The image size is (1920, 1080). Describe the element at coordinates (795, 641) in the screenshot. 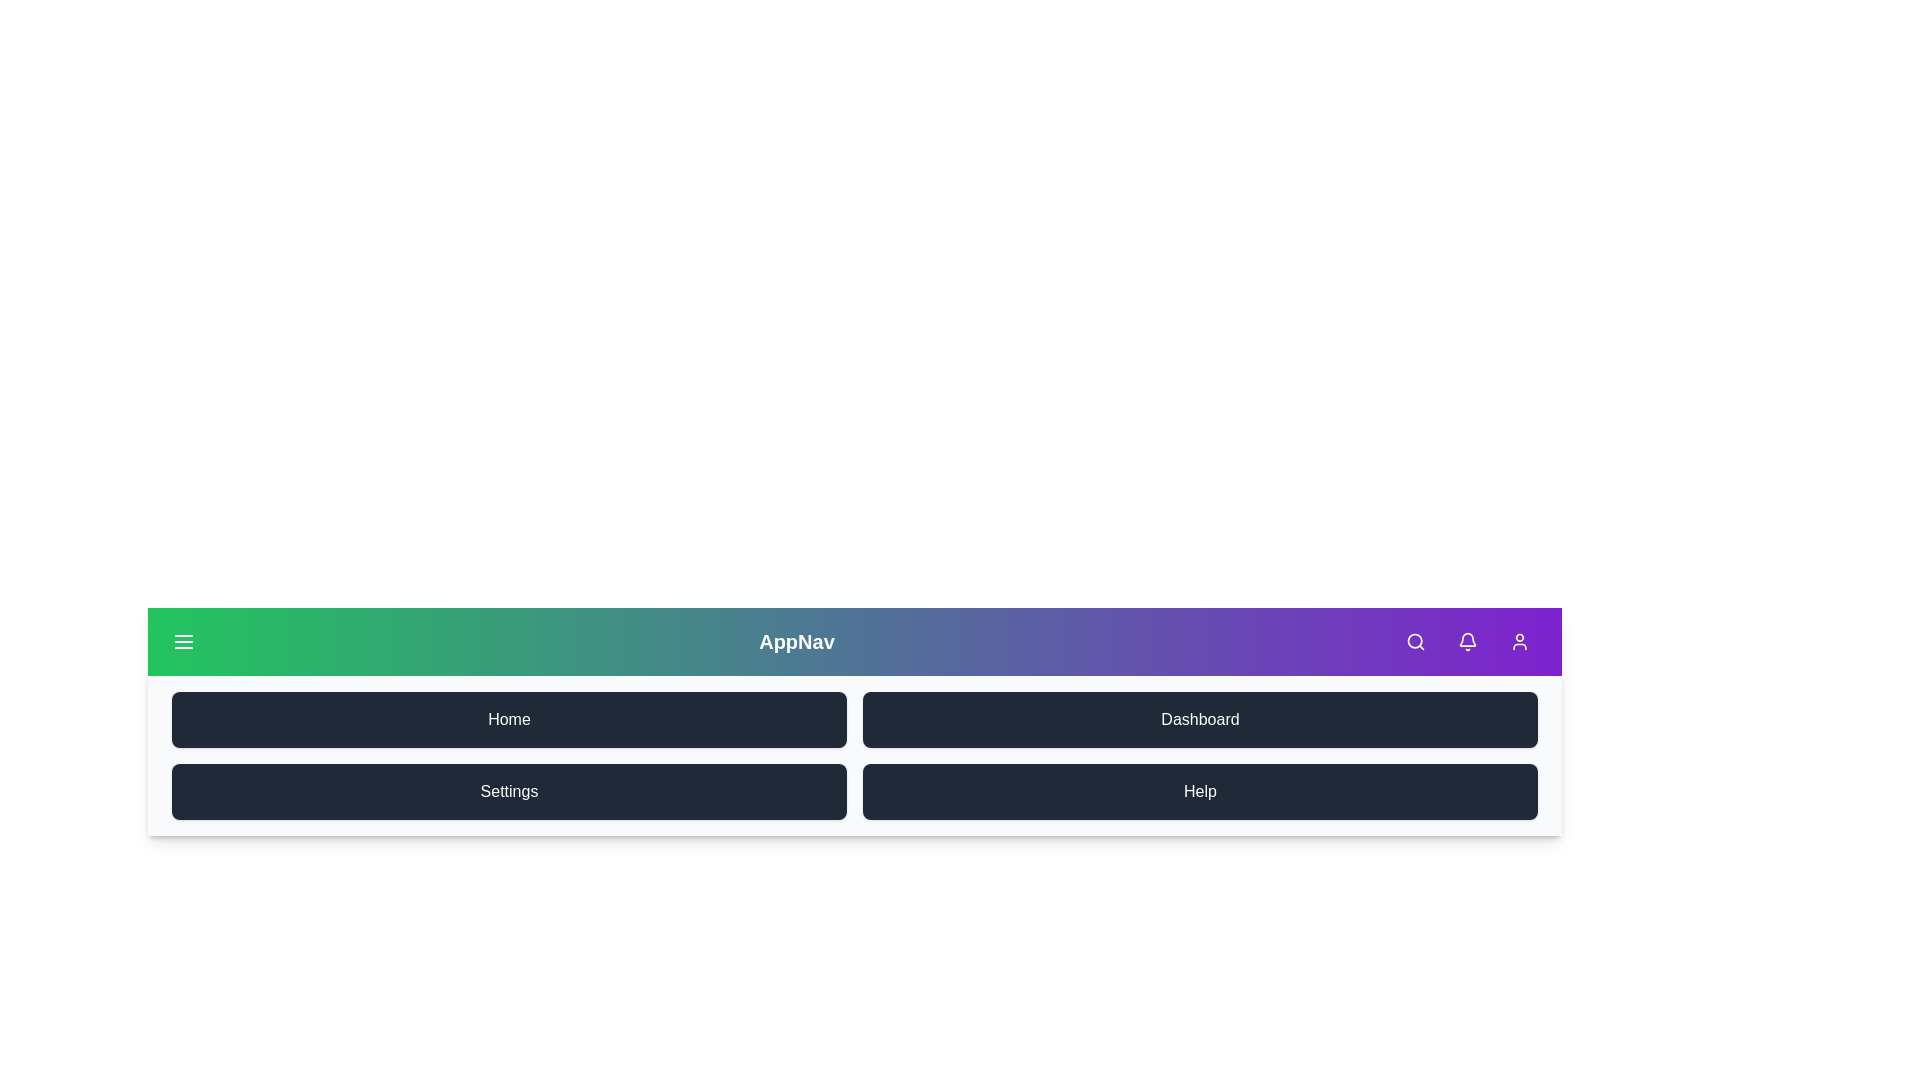

I see `the 'AppNav' text to view its properties` at that location.